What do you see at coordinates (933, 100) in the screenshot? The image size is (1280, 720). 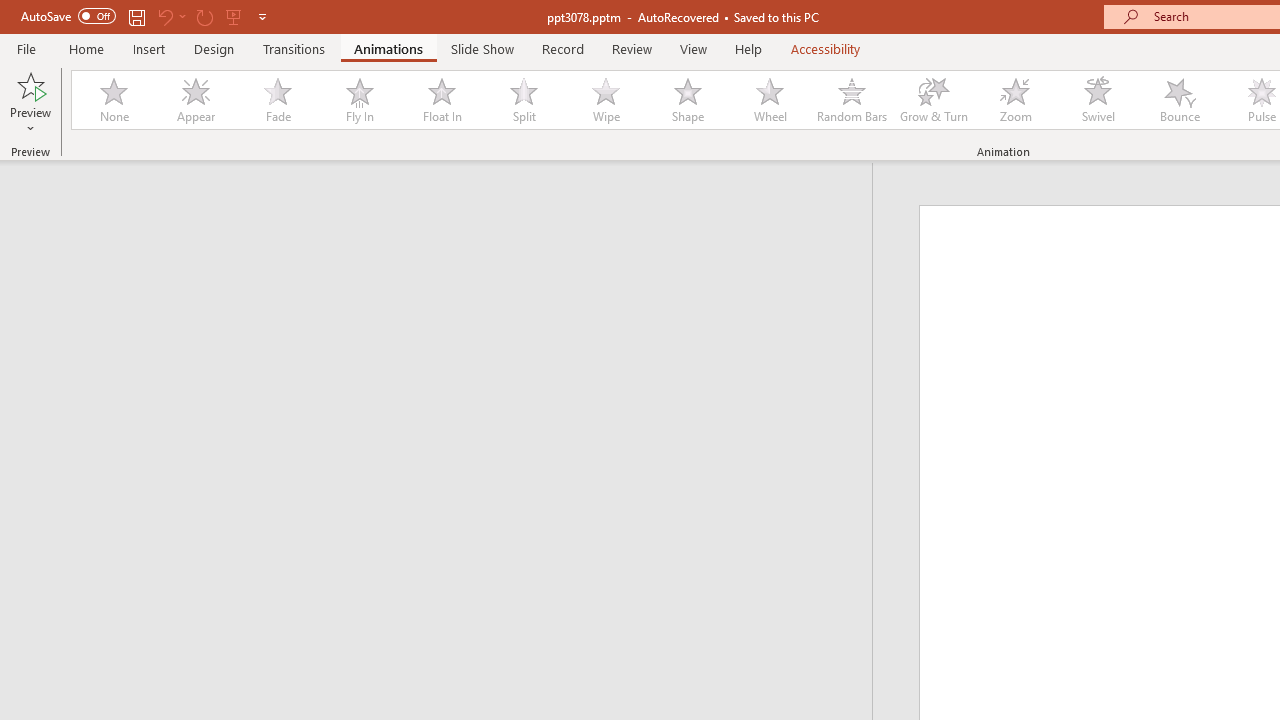 I see `'Grow & Turn'` at bounding box center [933, 100].